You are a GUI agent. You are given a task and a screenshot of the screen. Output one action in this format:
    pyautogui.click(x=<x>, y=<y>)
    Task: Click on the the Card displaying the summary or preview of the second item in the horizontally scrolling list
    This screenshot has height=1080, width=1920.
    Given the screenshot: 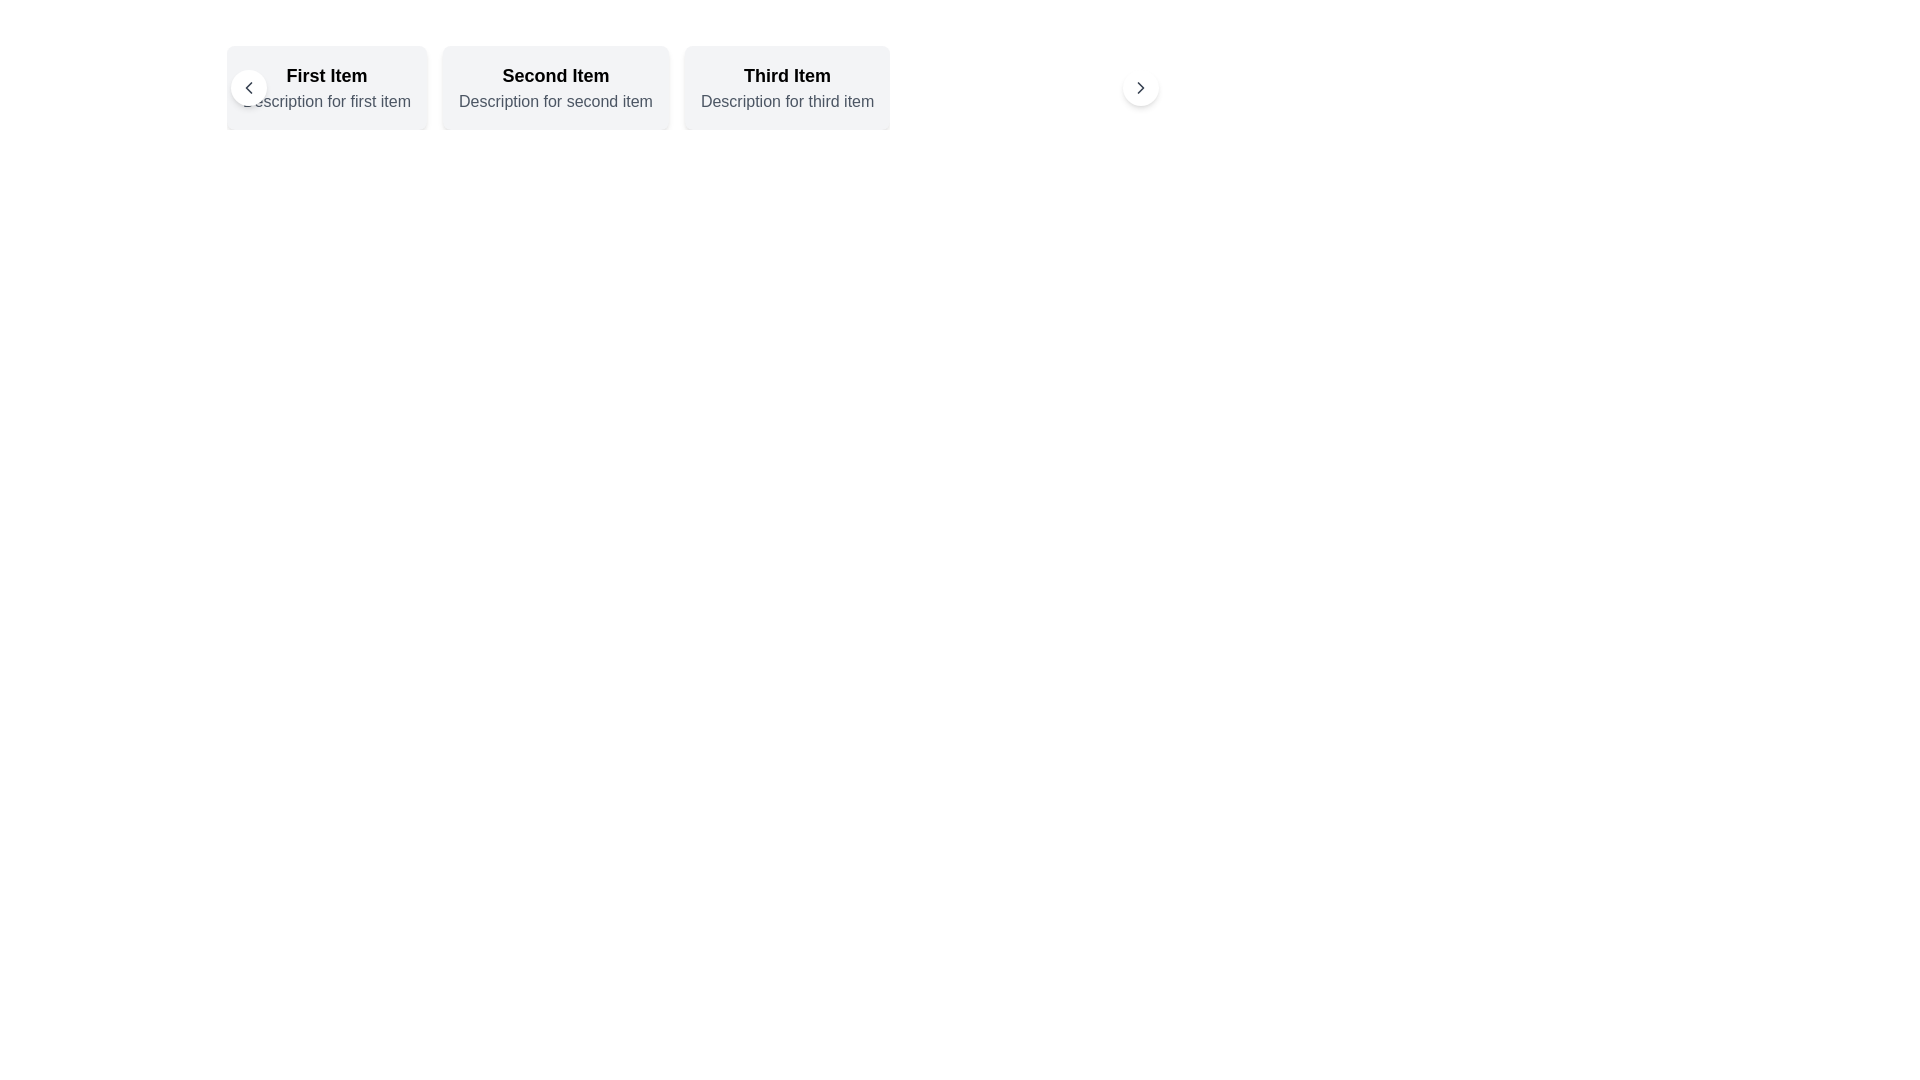 What is the action you would take?
    pyautogui.click(x=556, y=87)
    